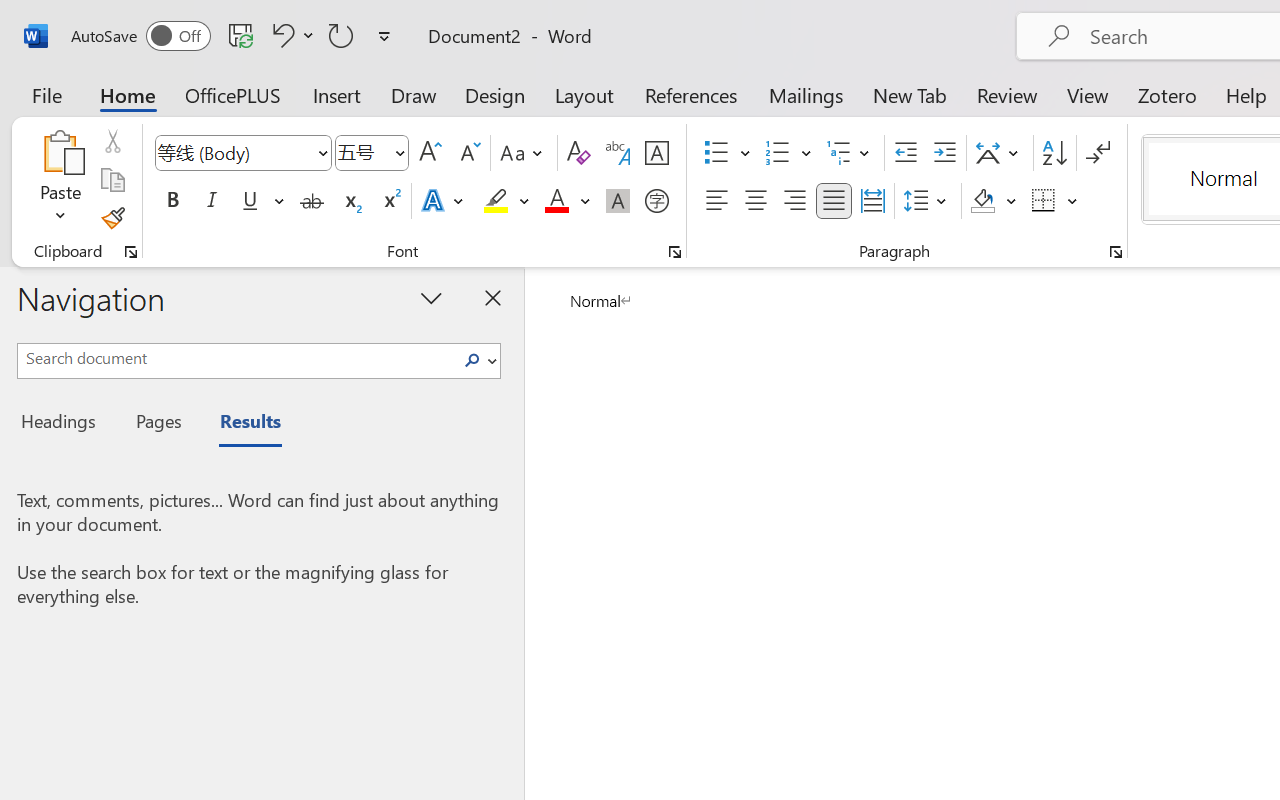 This screenshot has width=1280, height=800. I want to click on 'Superscript', so click(390, 201).